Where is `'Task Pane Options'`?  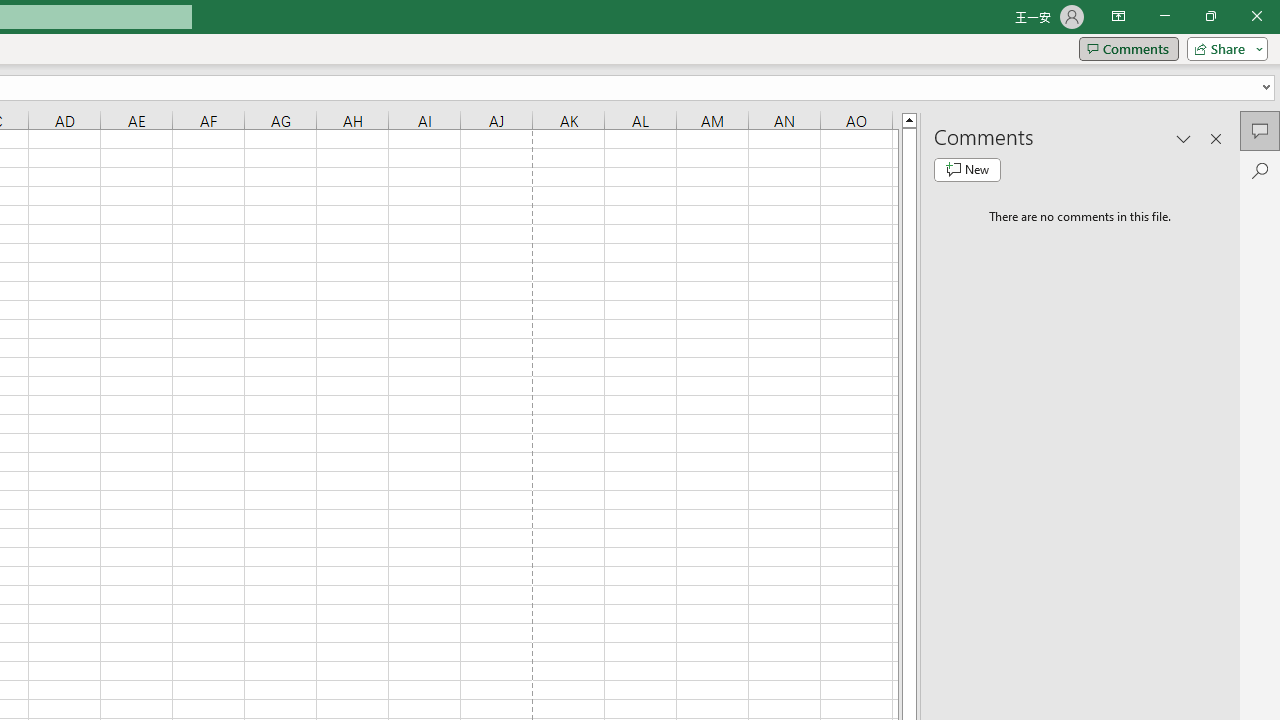
'Task Pane Options' is located at coordinates (1184, 137).